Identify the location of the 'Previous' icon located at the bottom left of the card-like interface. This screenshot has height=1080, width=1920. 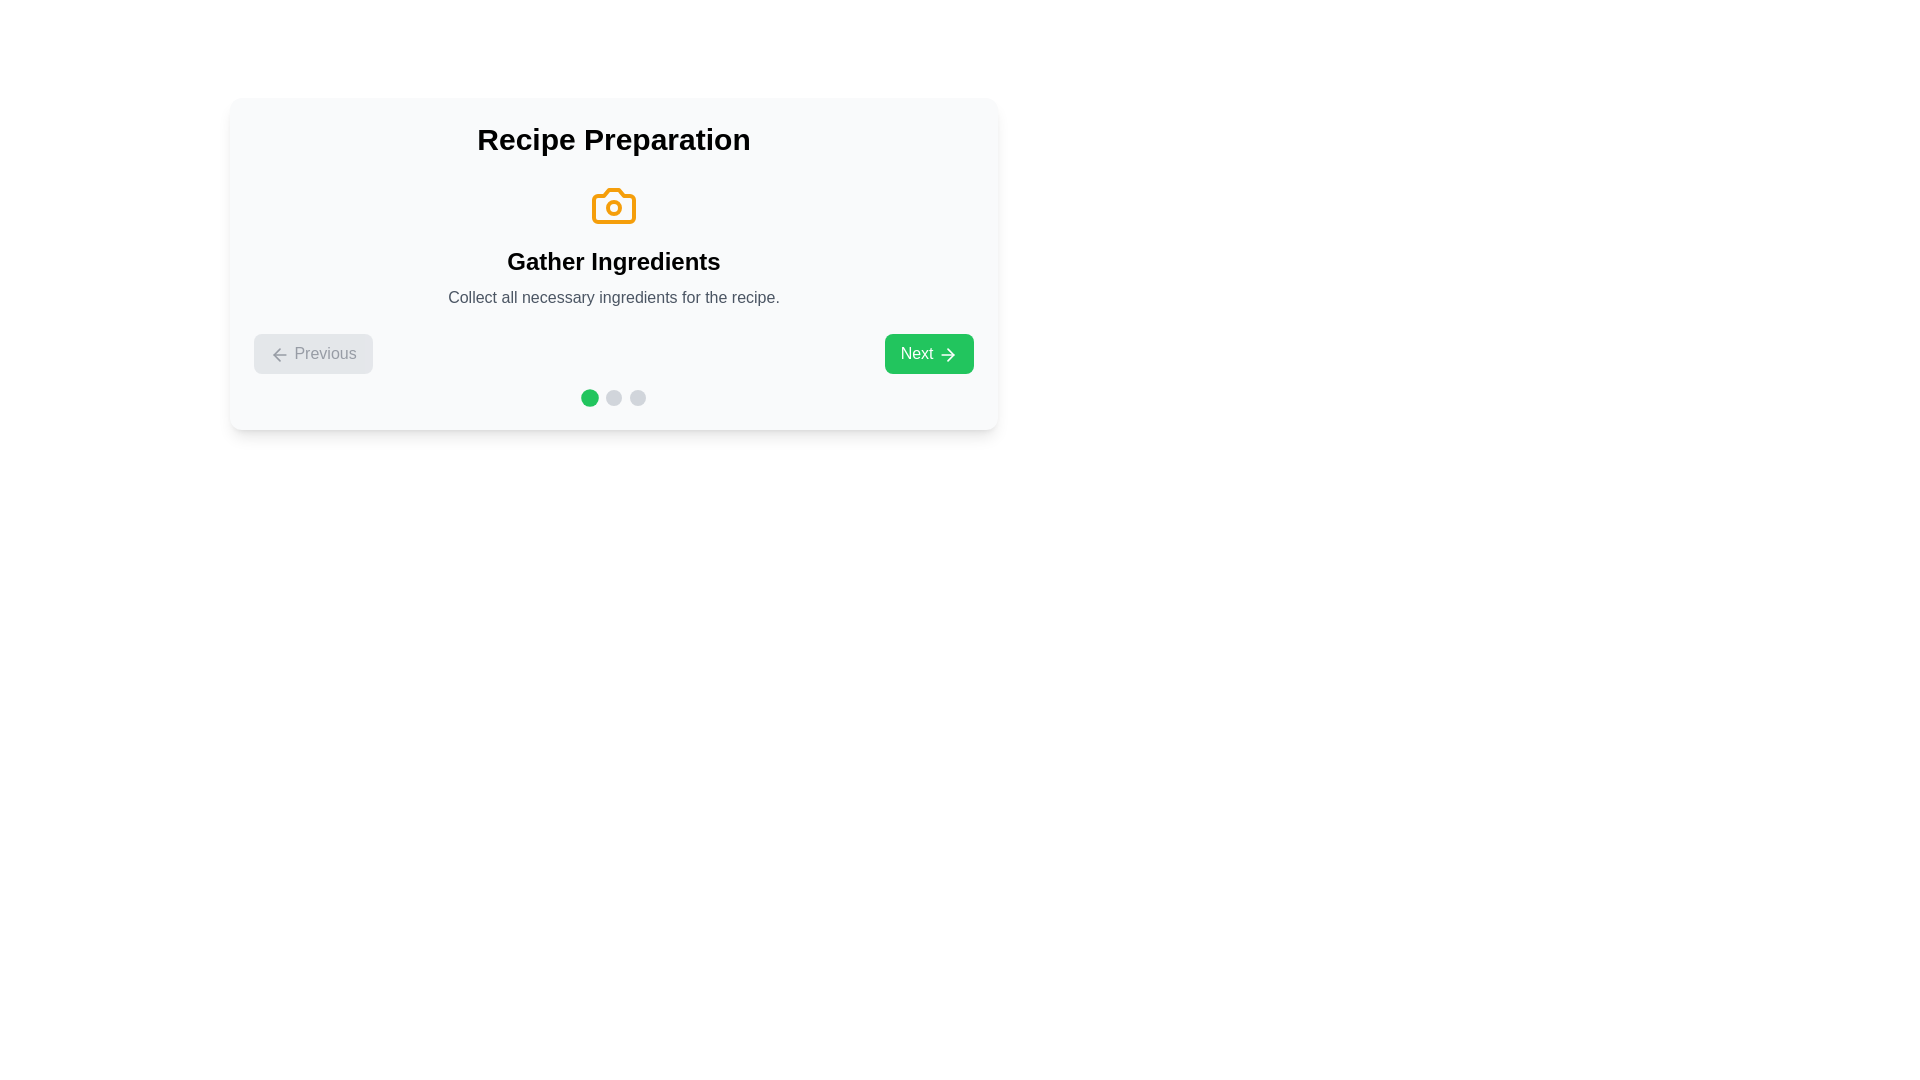
(276, 353).